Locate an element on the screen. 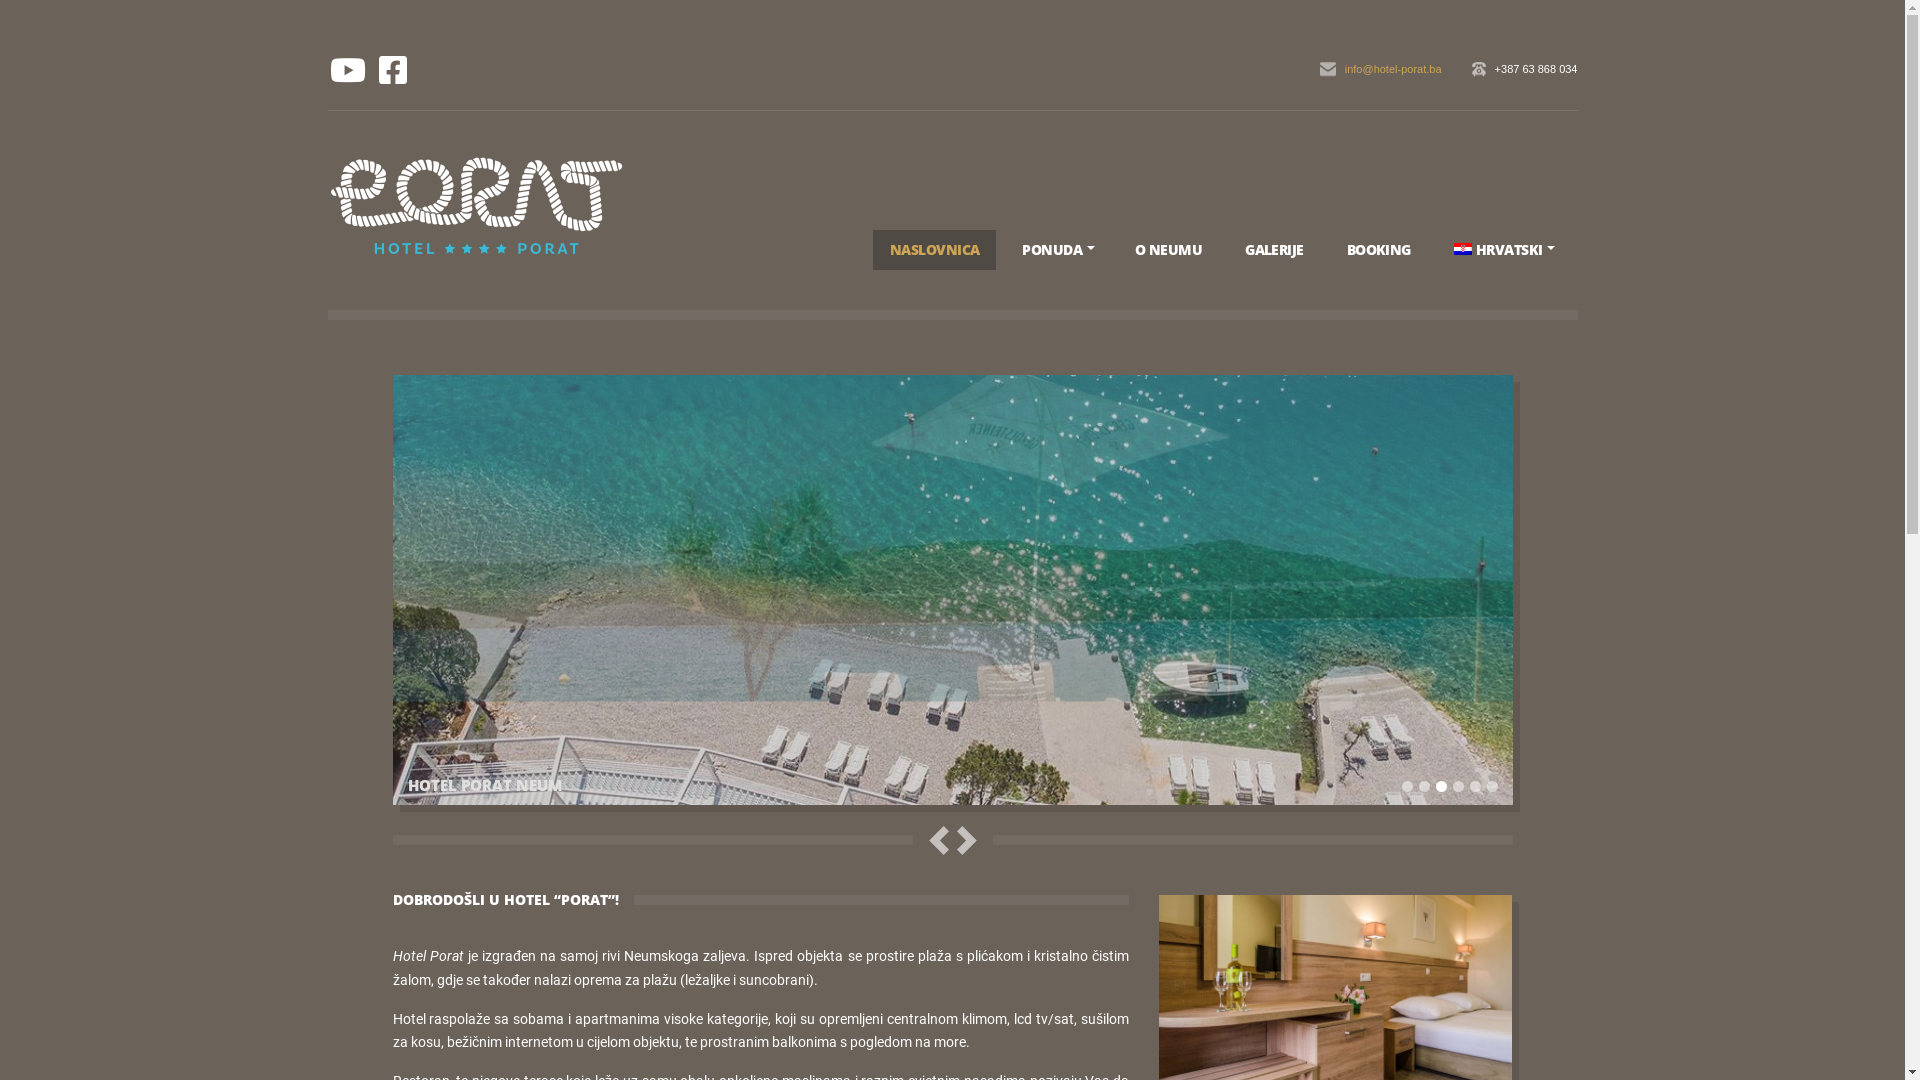 This screenshot has width=1920, height=1080. 'HRVATSKI' is located at coordinates (1503, 249).